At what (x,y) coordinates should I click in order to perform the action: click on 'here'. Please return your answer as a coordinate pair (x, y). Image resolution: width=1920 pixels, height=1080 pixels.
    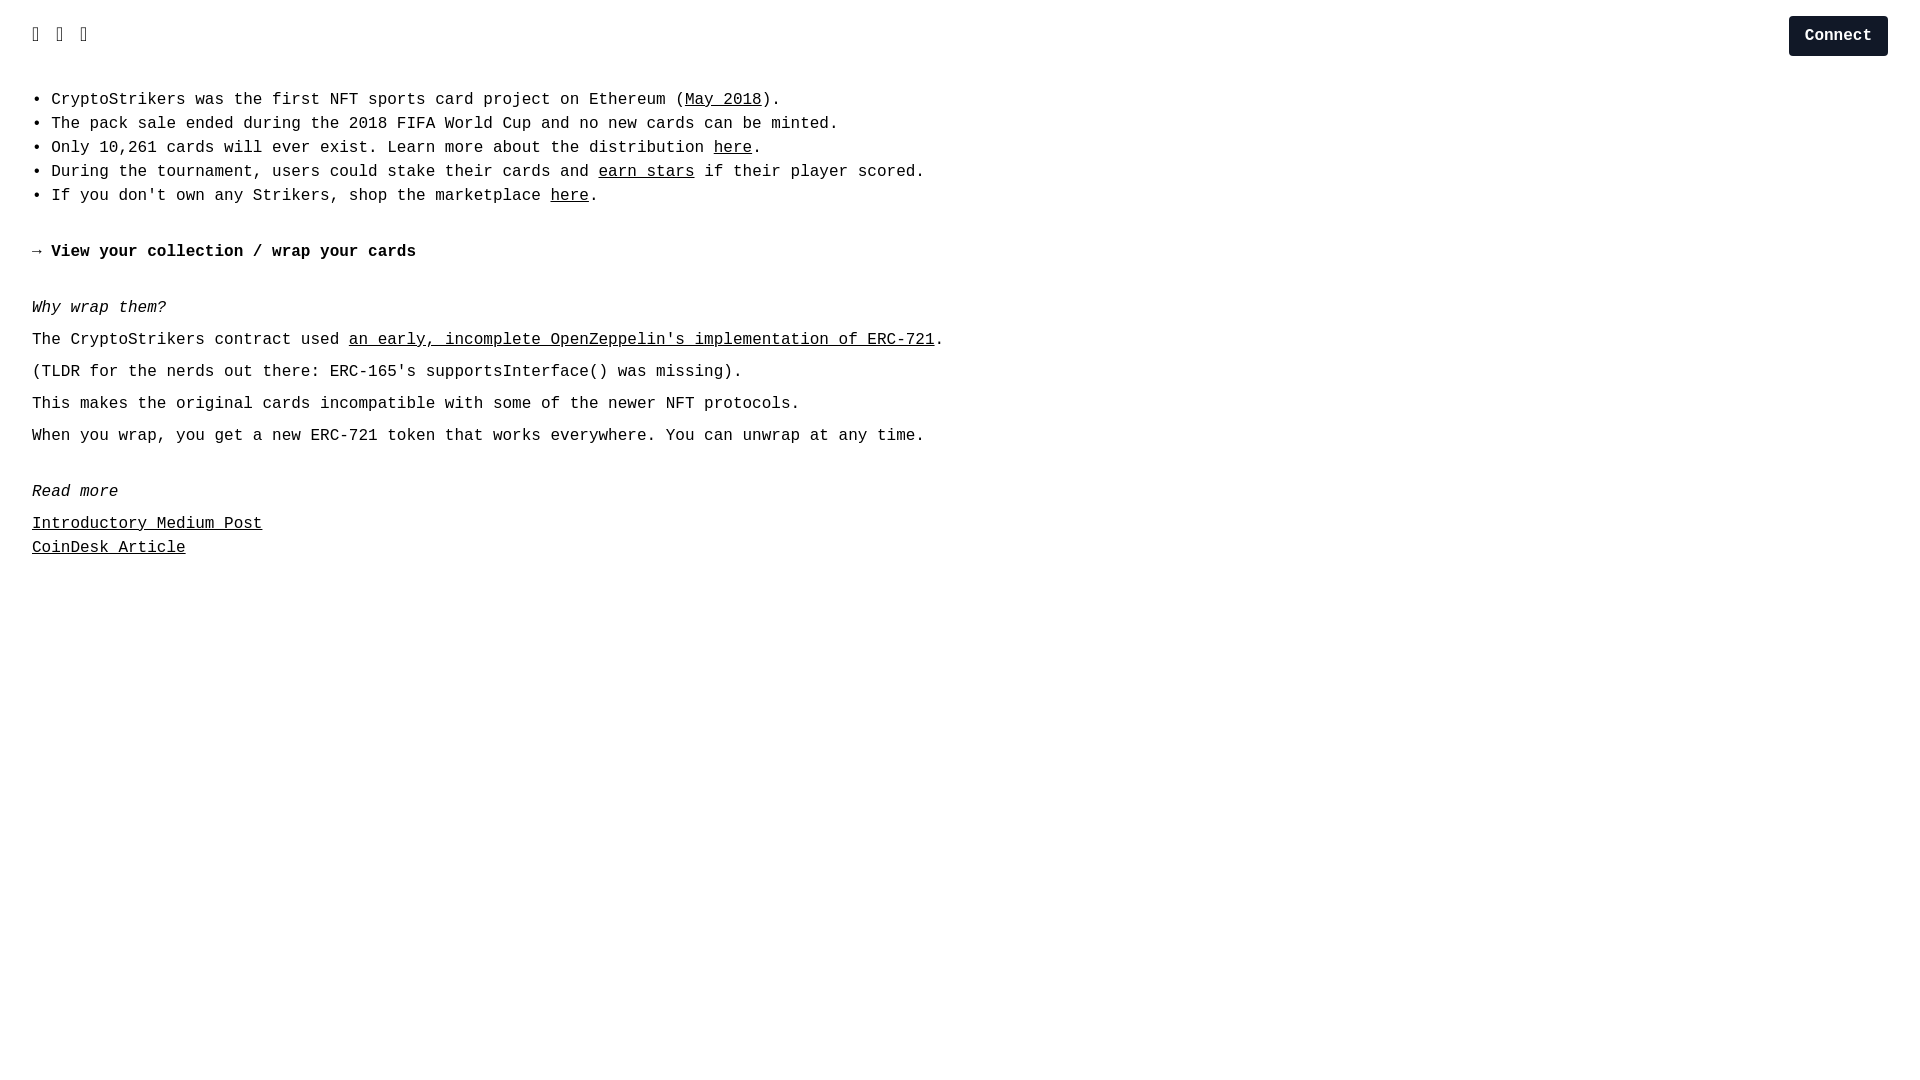
    Looking at the image, I should click on (732, 146).